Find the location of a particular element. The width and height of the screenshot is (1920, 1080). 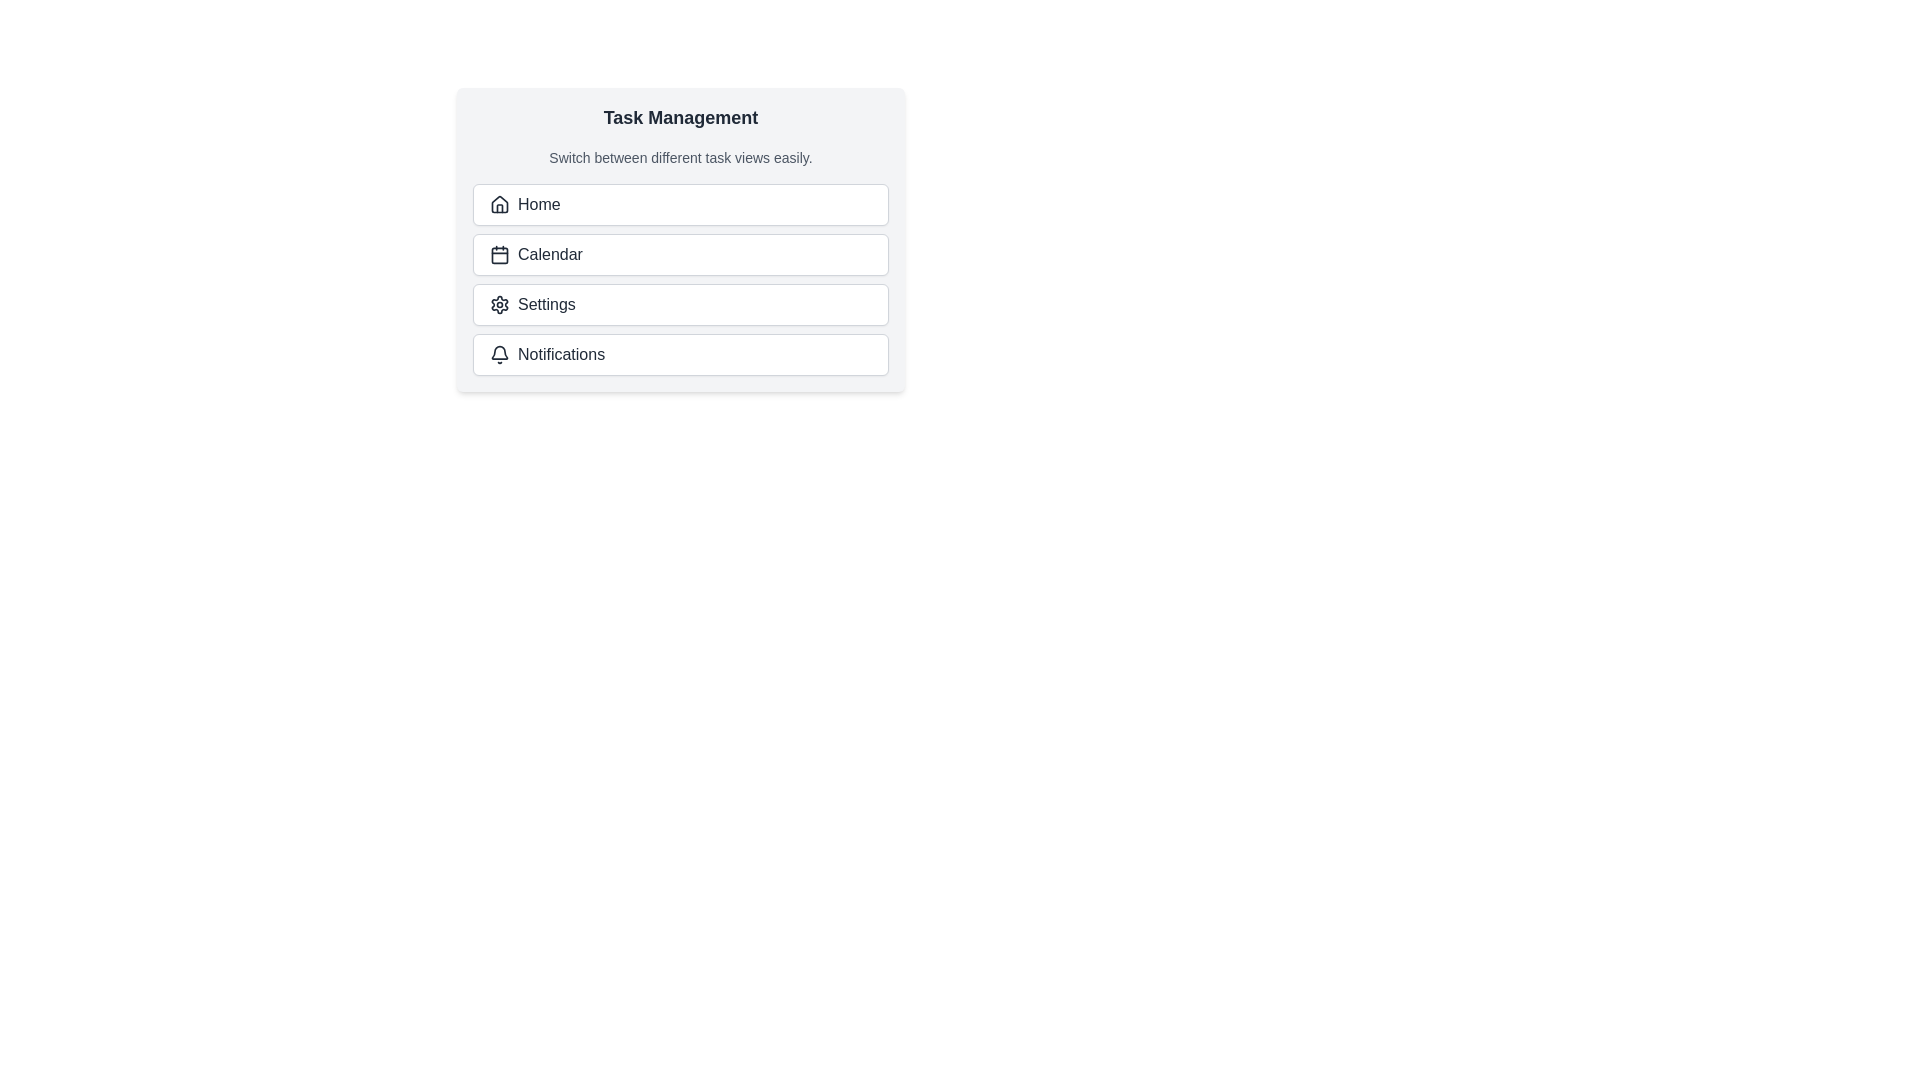

the 'Notifications' text label is located at coordinates (560, 353).